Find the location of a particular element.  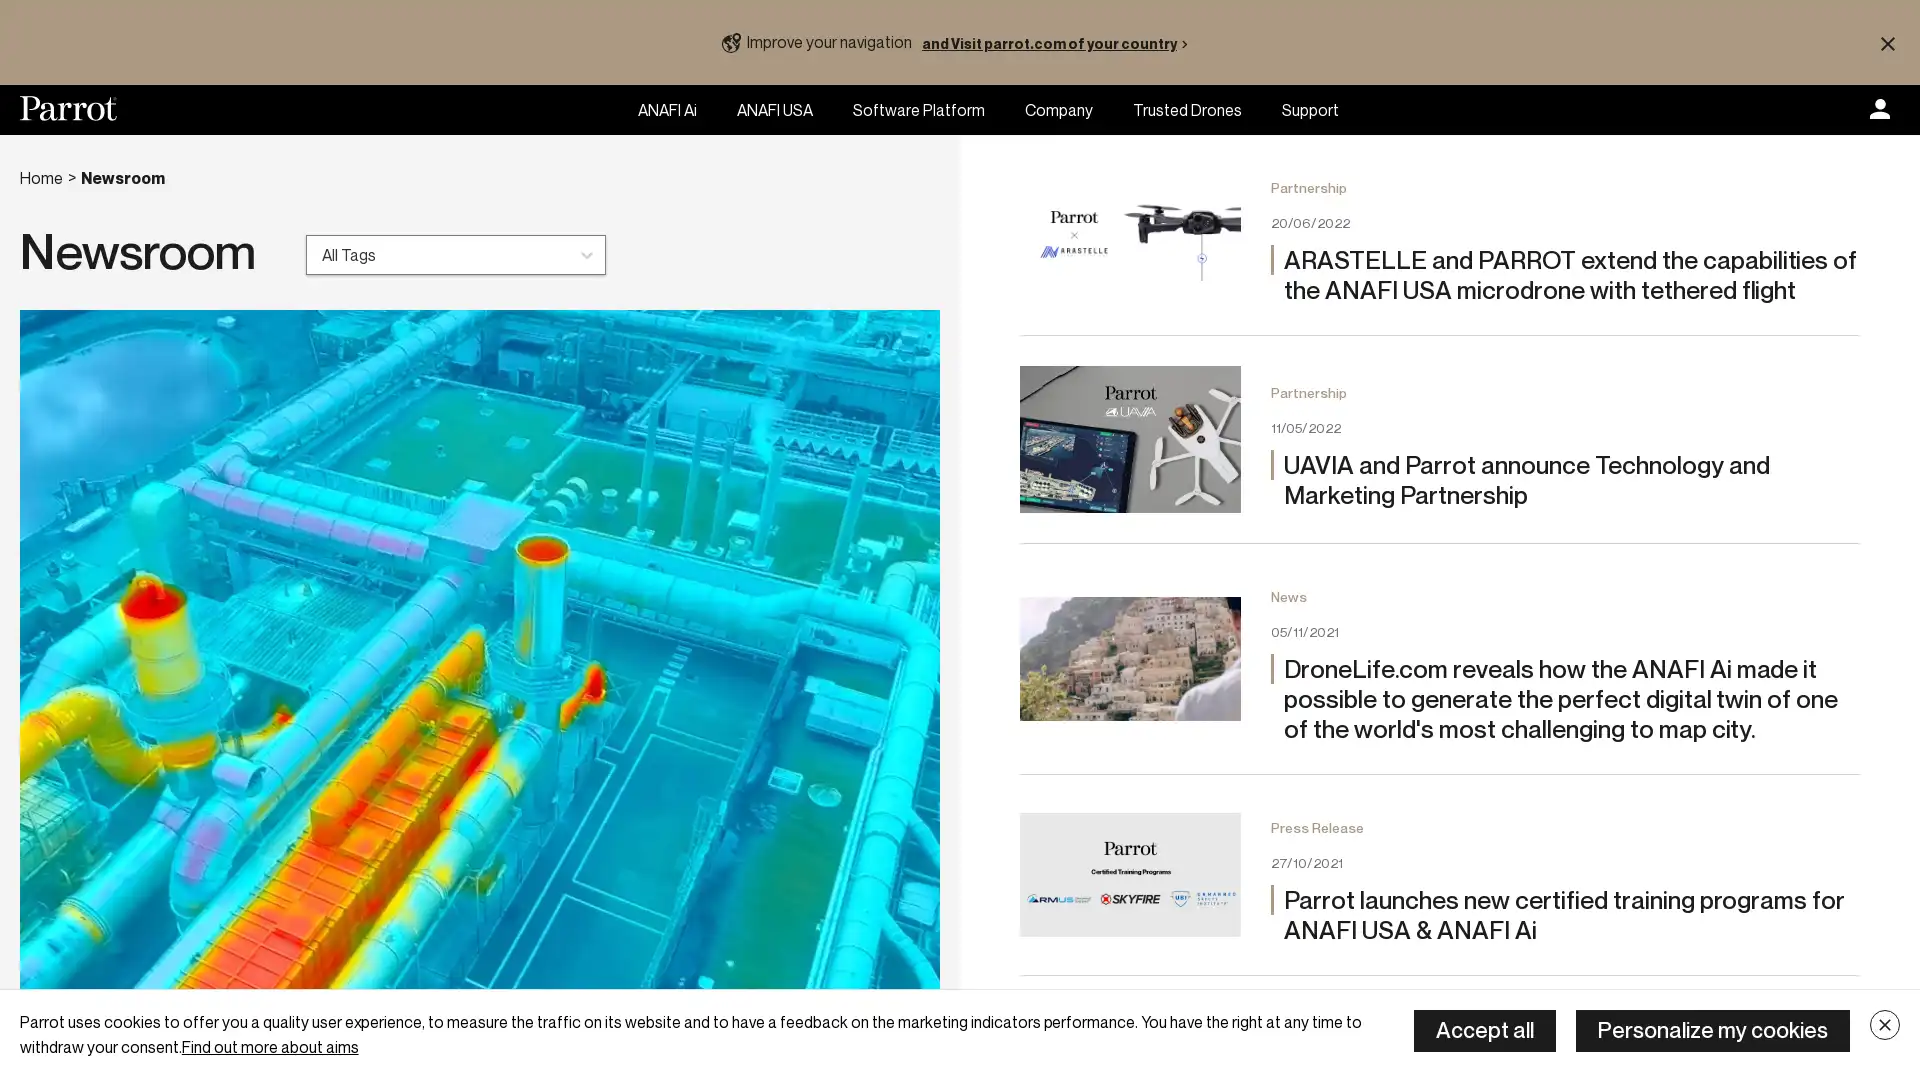

my-parrot is located at coordinates (1879, 110).